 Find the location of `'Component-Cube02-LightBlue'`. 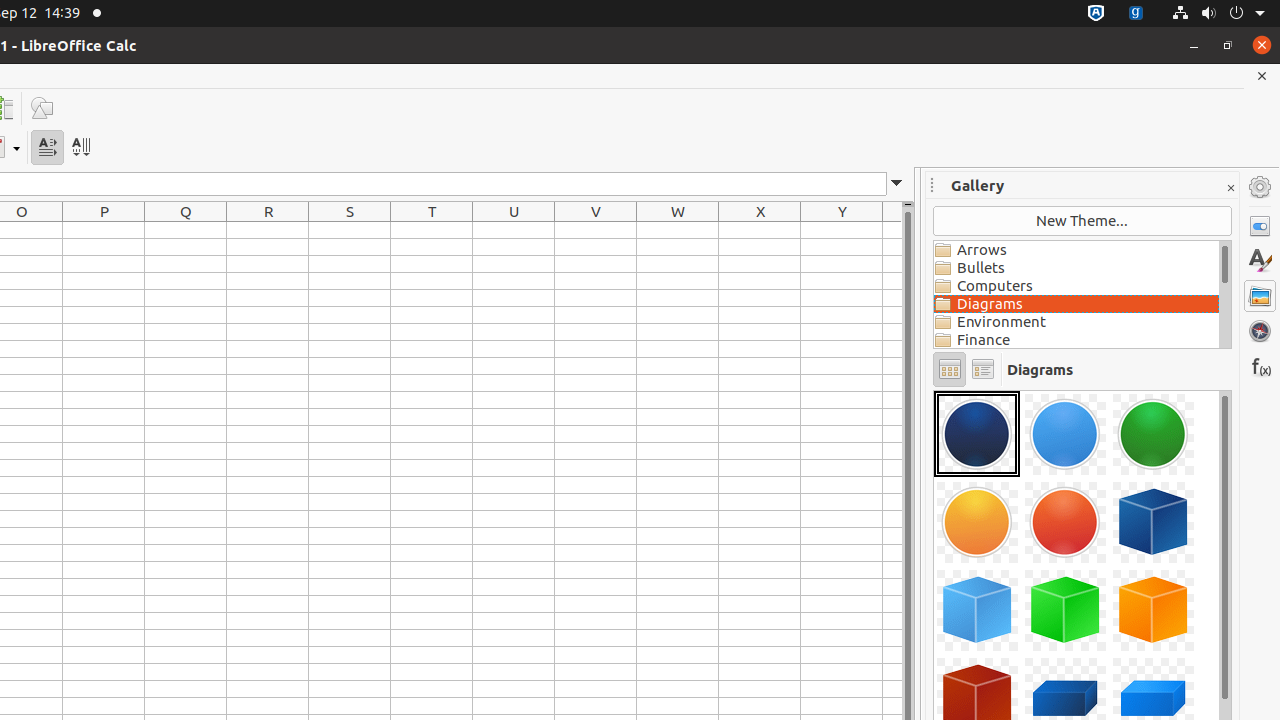

'Component-Cube02-LightBlue' is located at coordinates (977, 608).